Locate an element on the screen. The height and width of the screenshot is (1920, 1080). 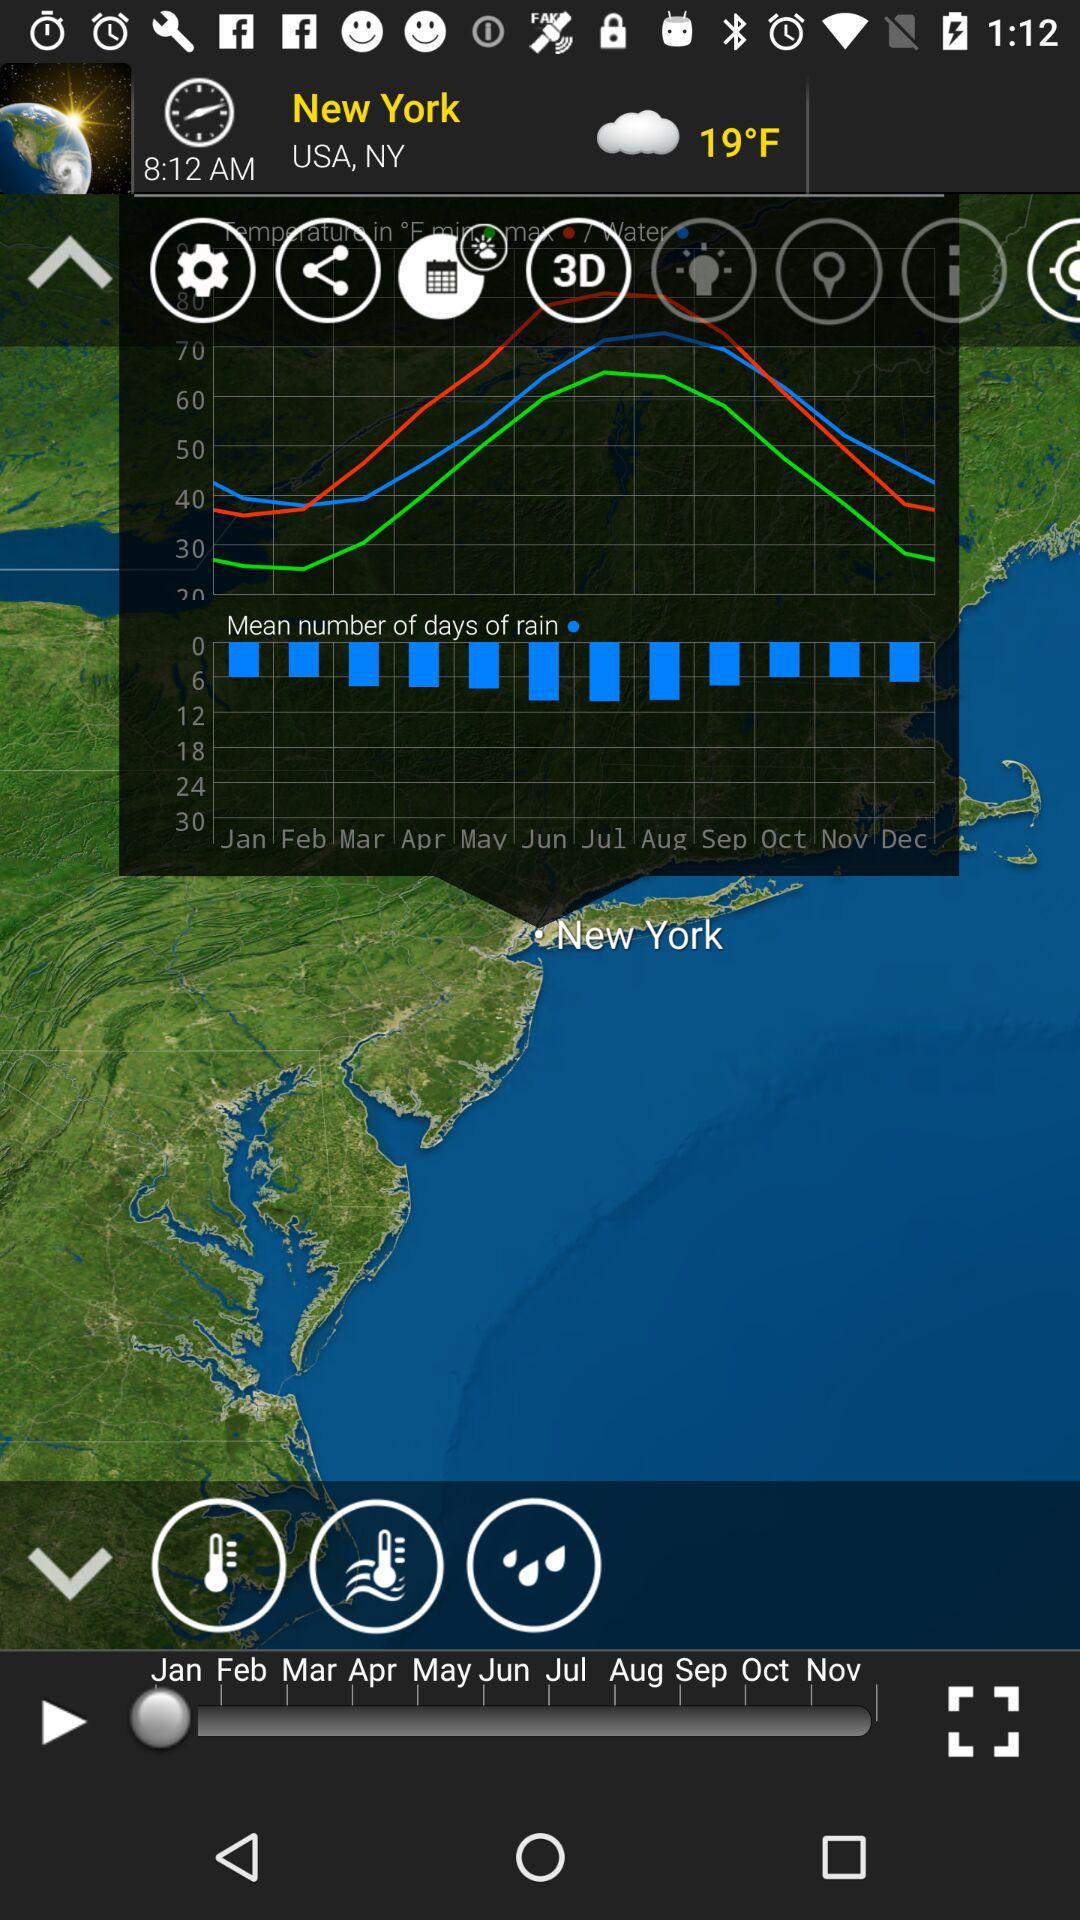
the fullscreen icon is located at coordinates (982, 1720).